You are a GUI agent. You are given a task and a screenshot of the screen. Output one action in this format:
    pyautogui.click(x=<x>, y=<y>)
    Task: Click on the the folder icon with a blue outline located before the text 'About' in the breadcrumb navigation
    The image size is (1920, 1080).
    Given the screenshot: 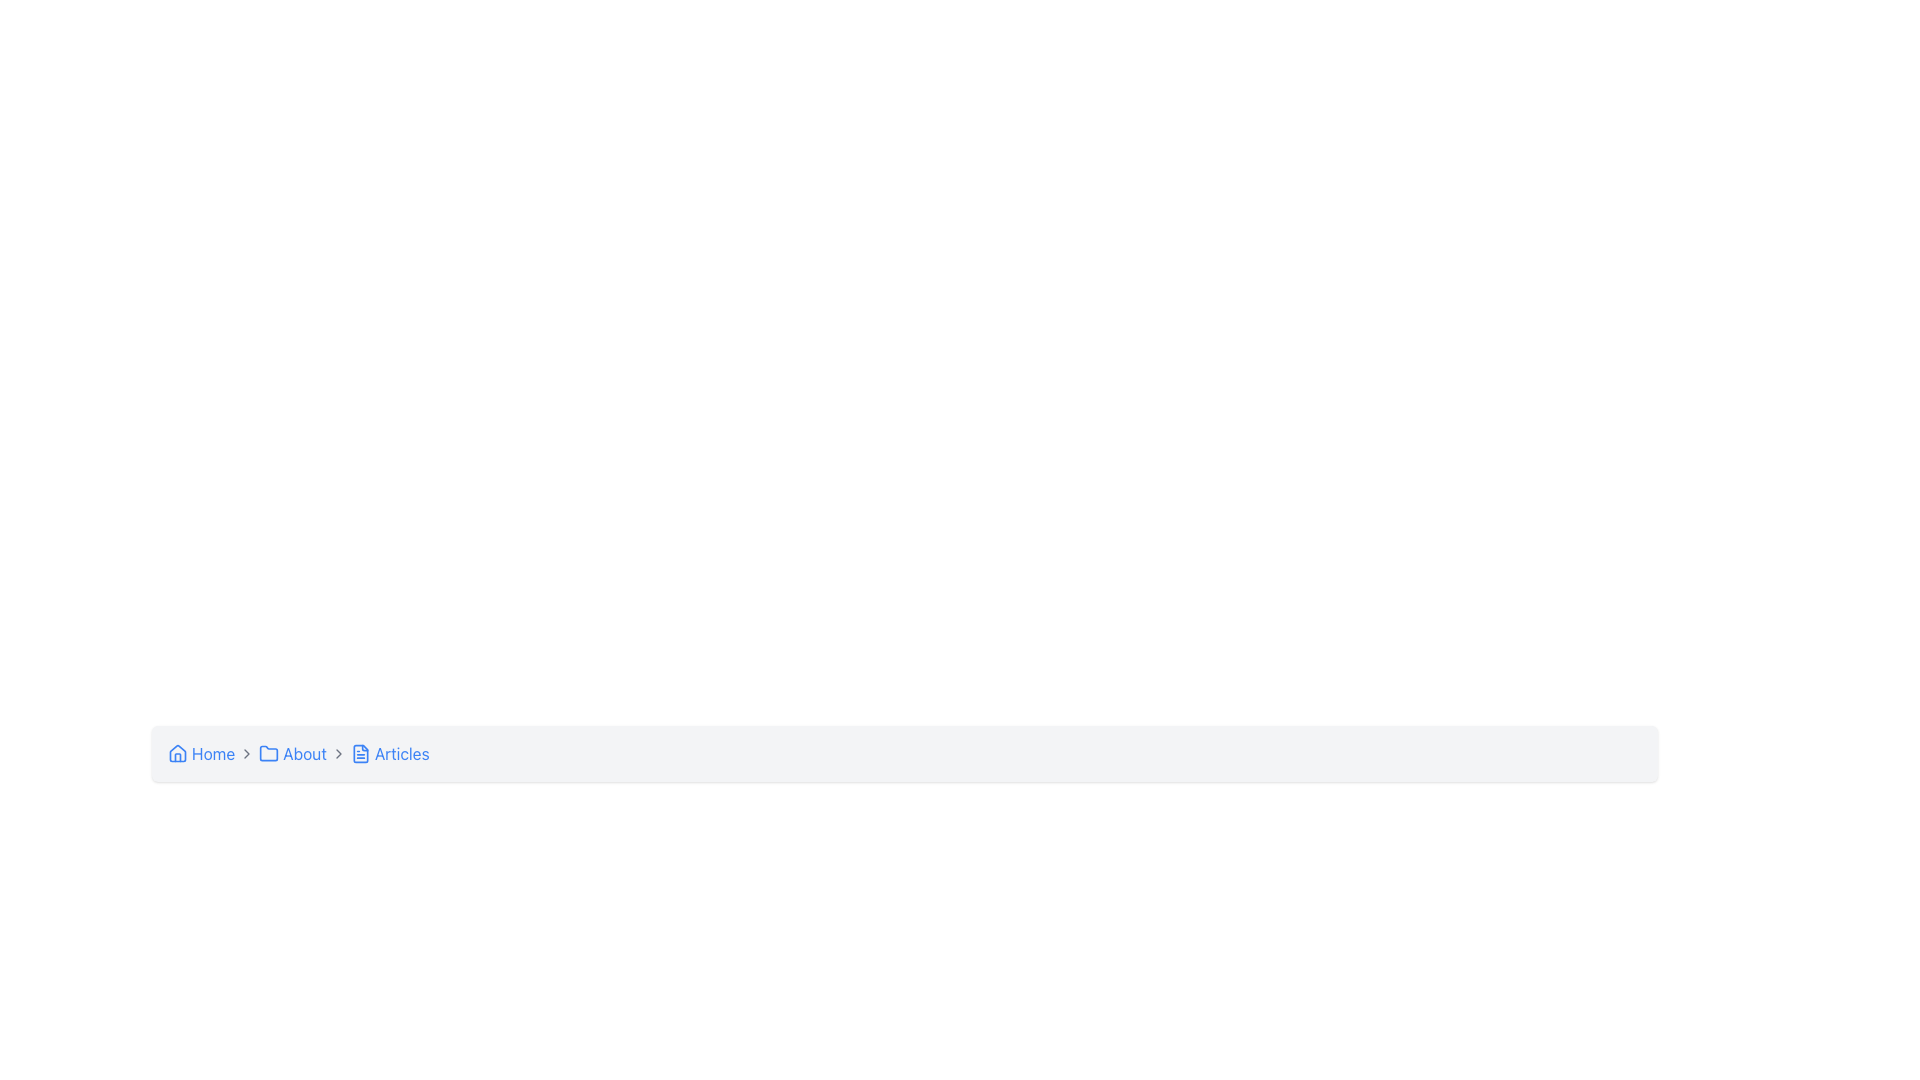 What is the action you would take?
    pyautogui.click(x=268, y=753)
    